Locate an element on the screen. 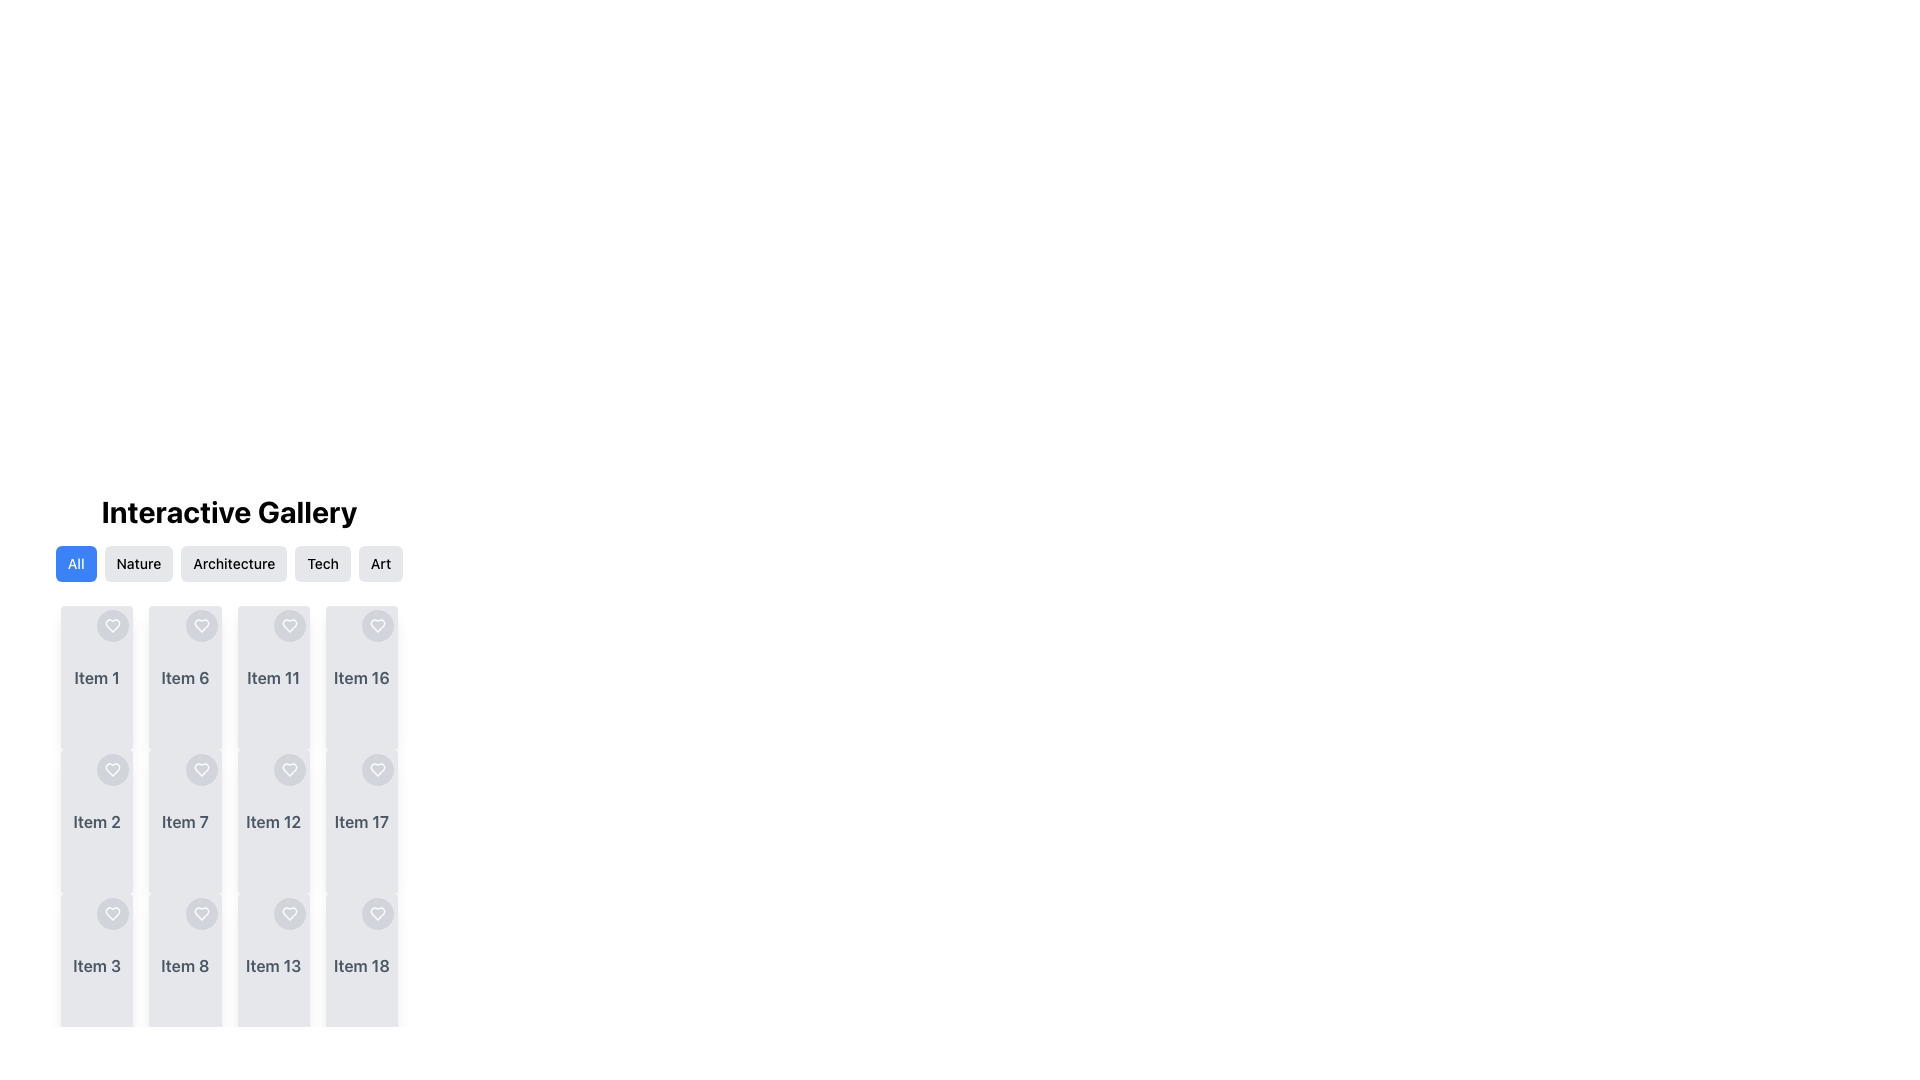 Image resolution: width=1920 pixels, height=1080 pixels. the favorite icon button located at the top-right corner of 'Item 16' card in the fourth column of the gallery is located at coordinates (378, 624).